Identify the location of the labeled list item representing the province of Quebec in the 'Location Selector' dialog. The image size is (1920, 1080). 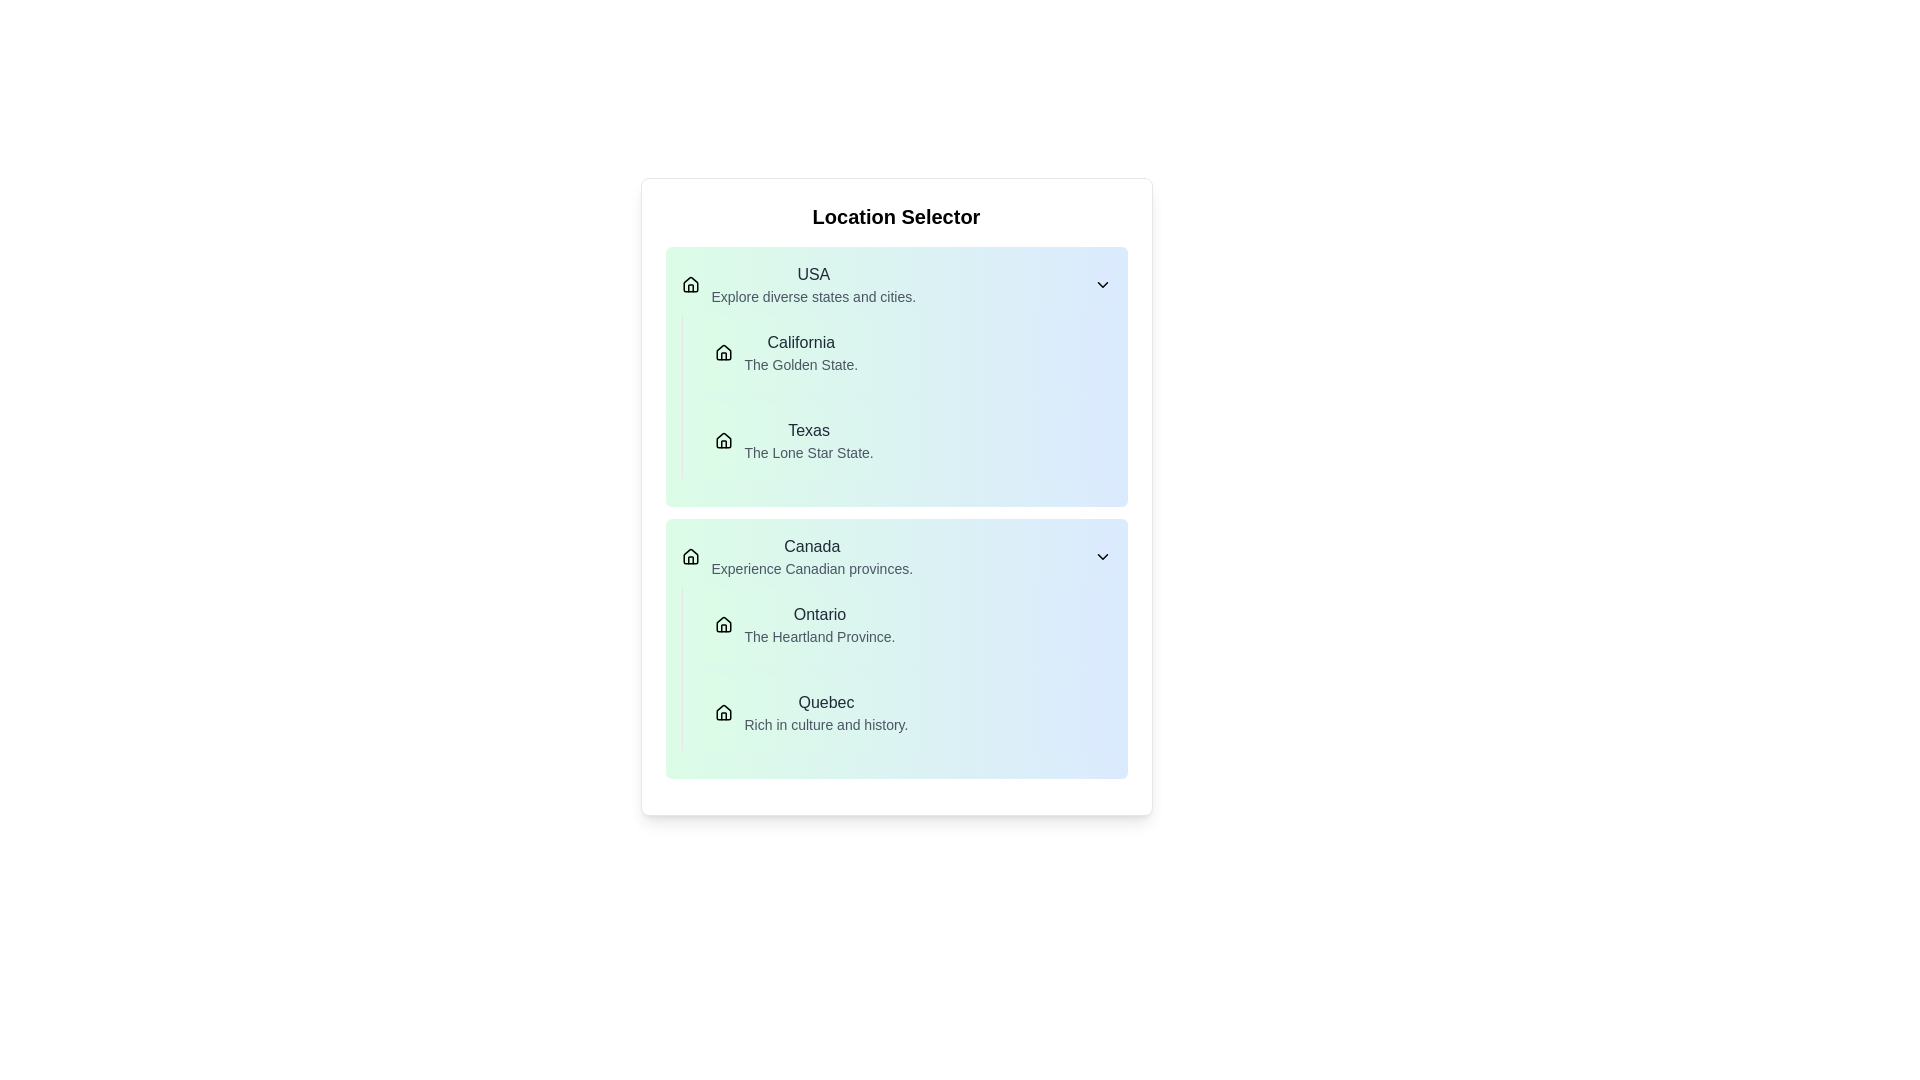
(826, 712).